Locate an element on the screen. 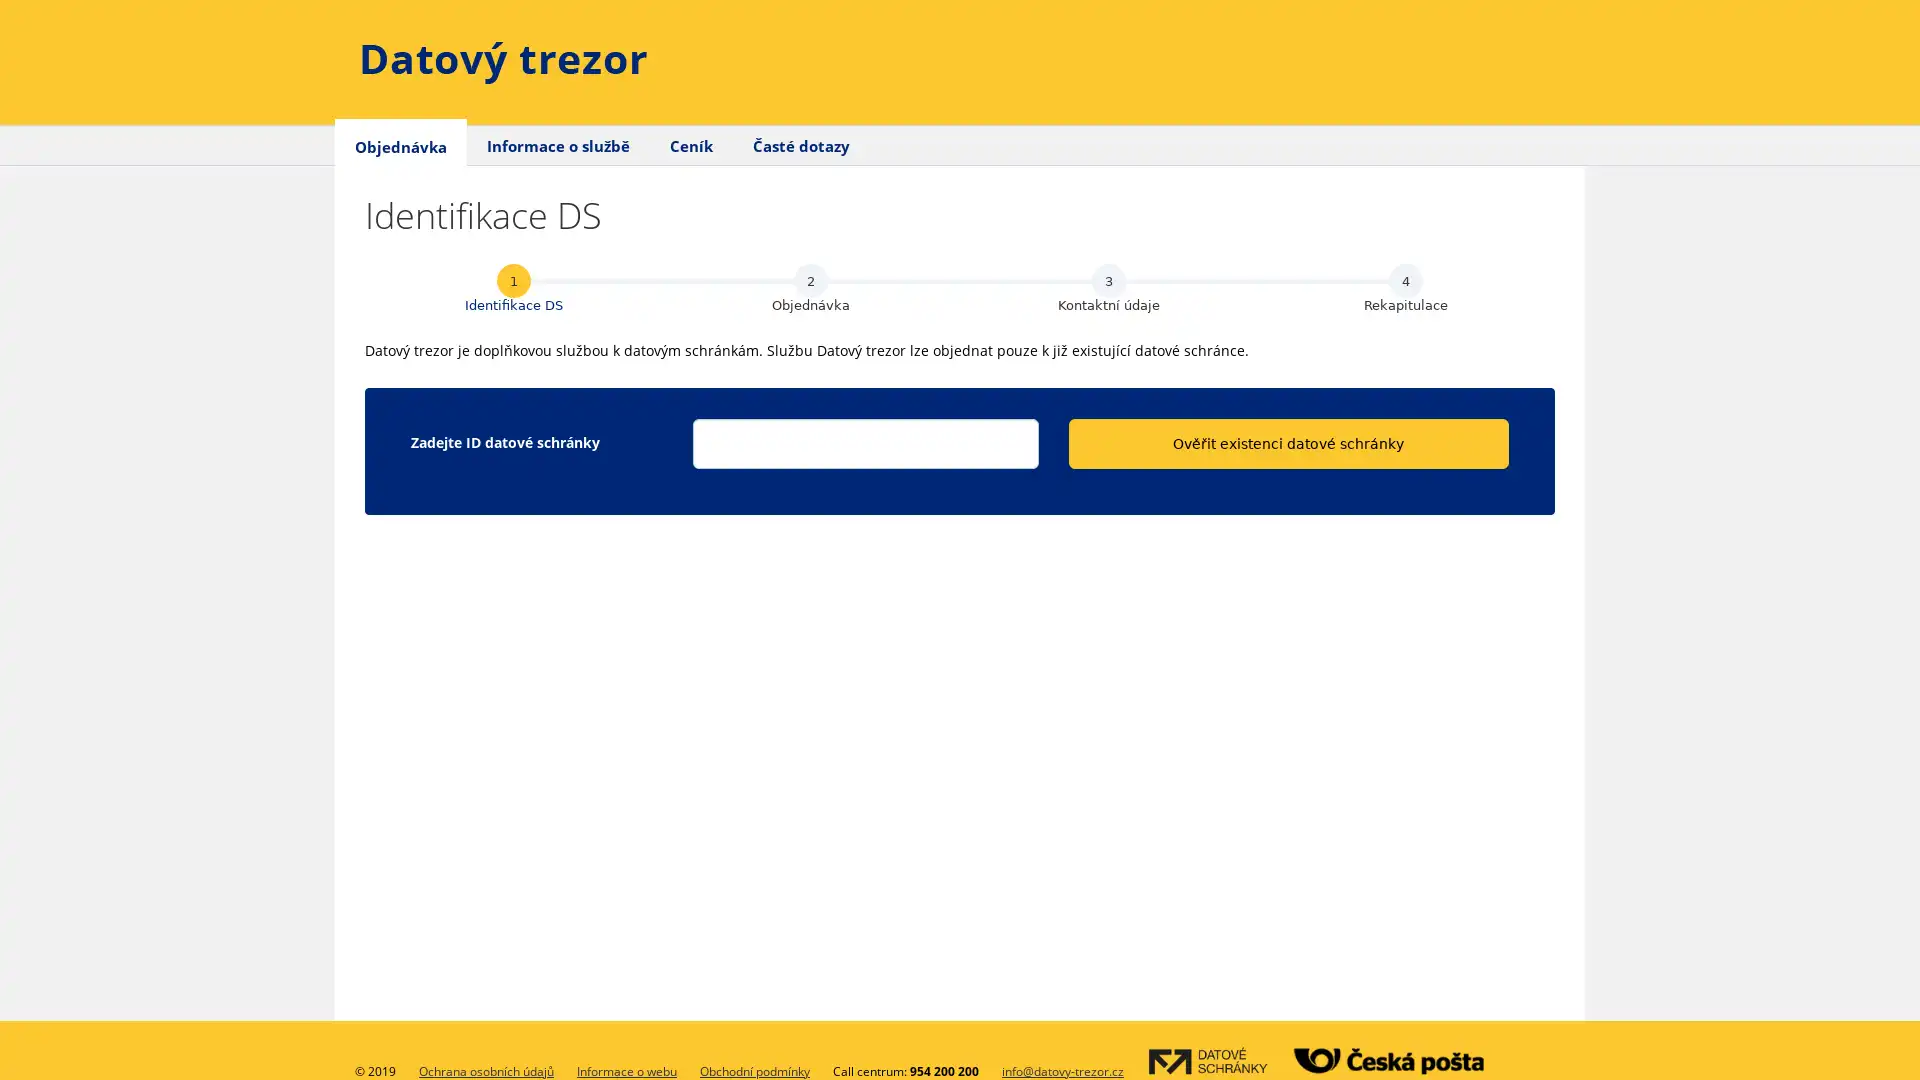  1 Identifikace DS is located at coordinates (513, 287).